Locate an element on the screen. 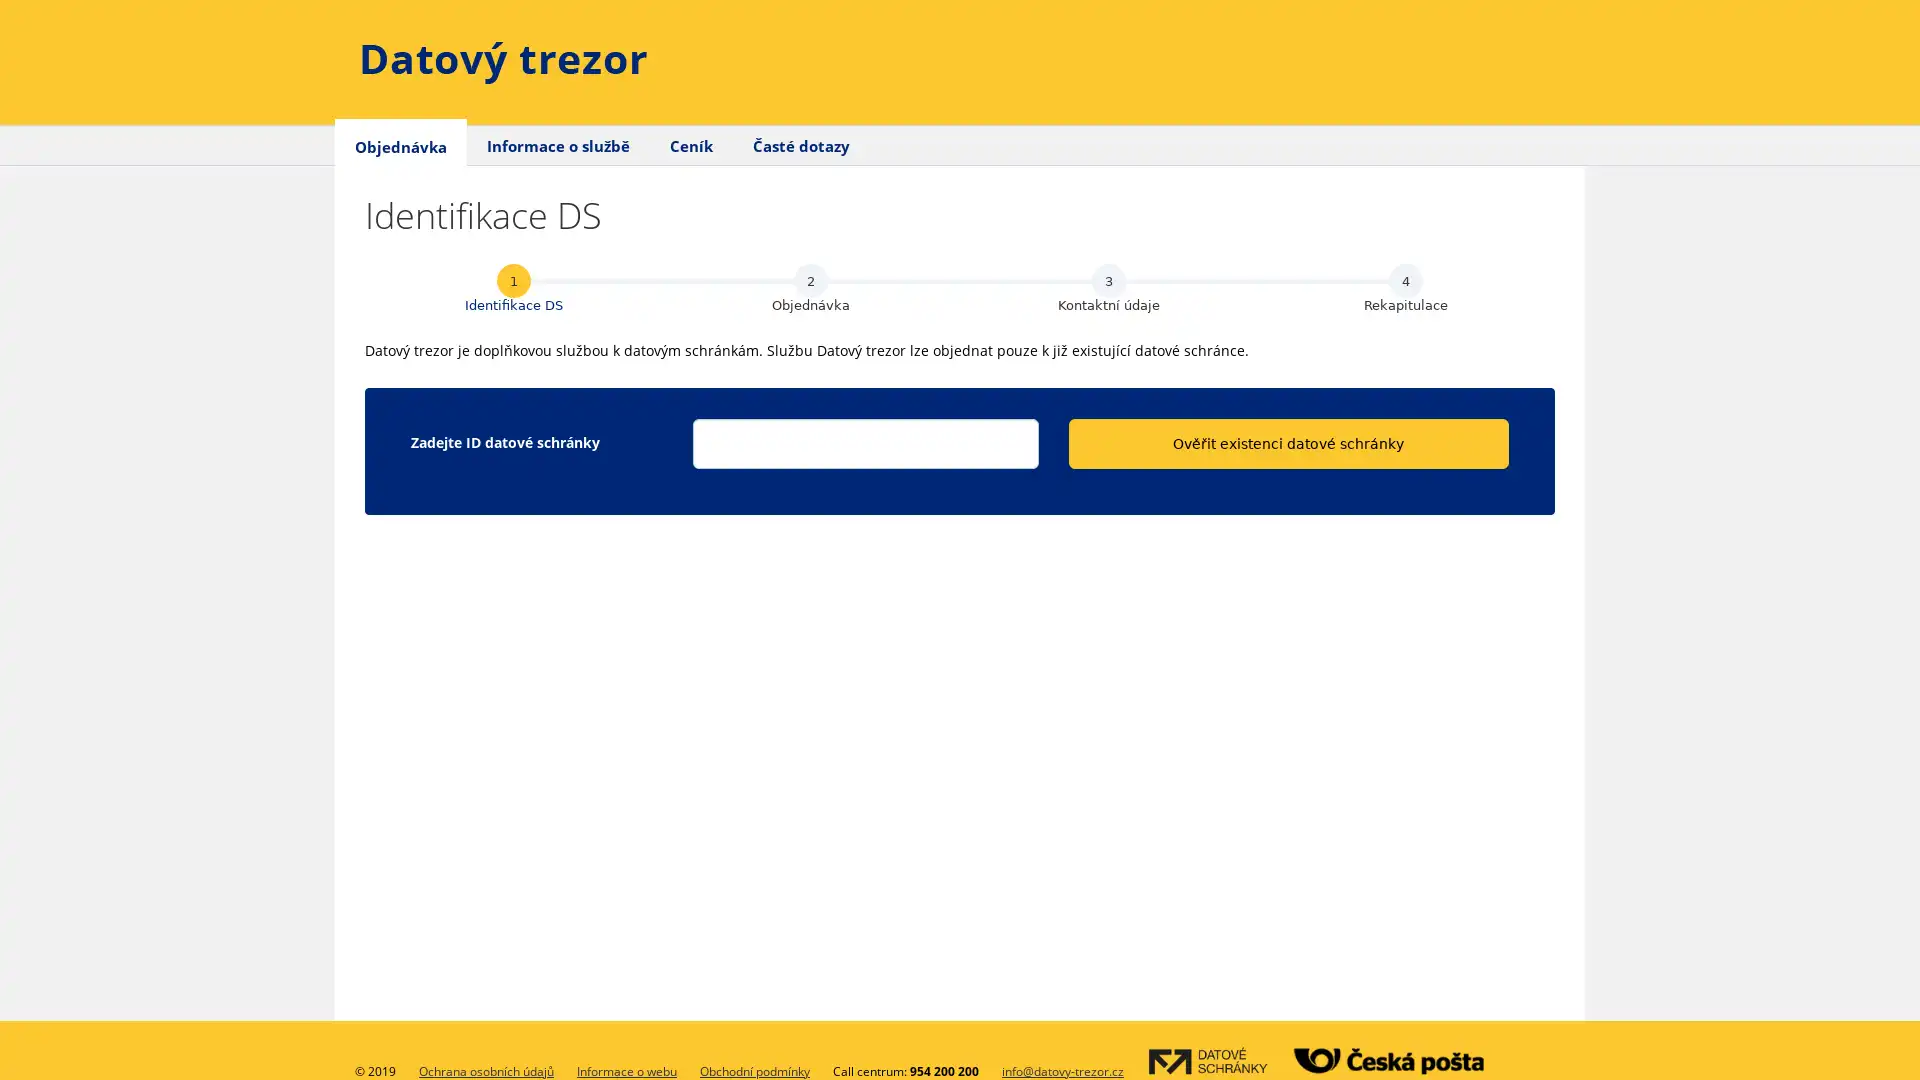  1 Identifikace DS is located at coordinates (513, 287).